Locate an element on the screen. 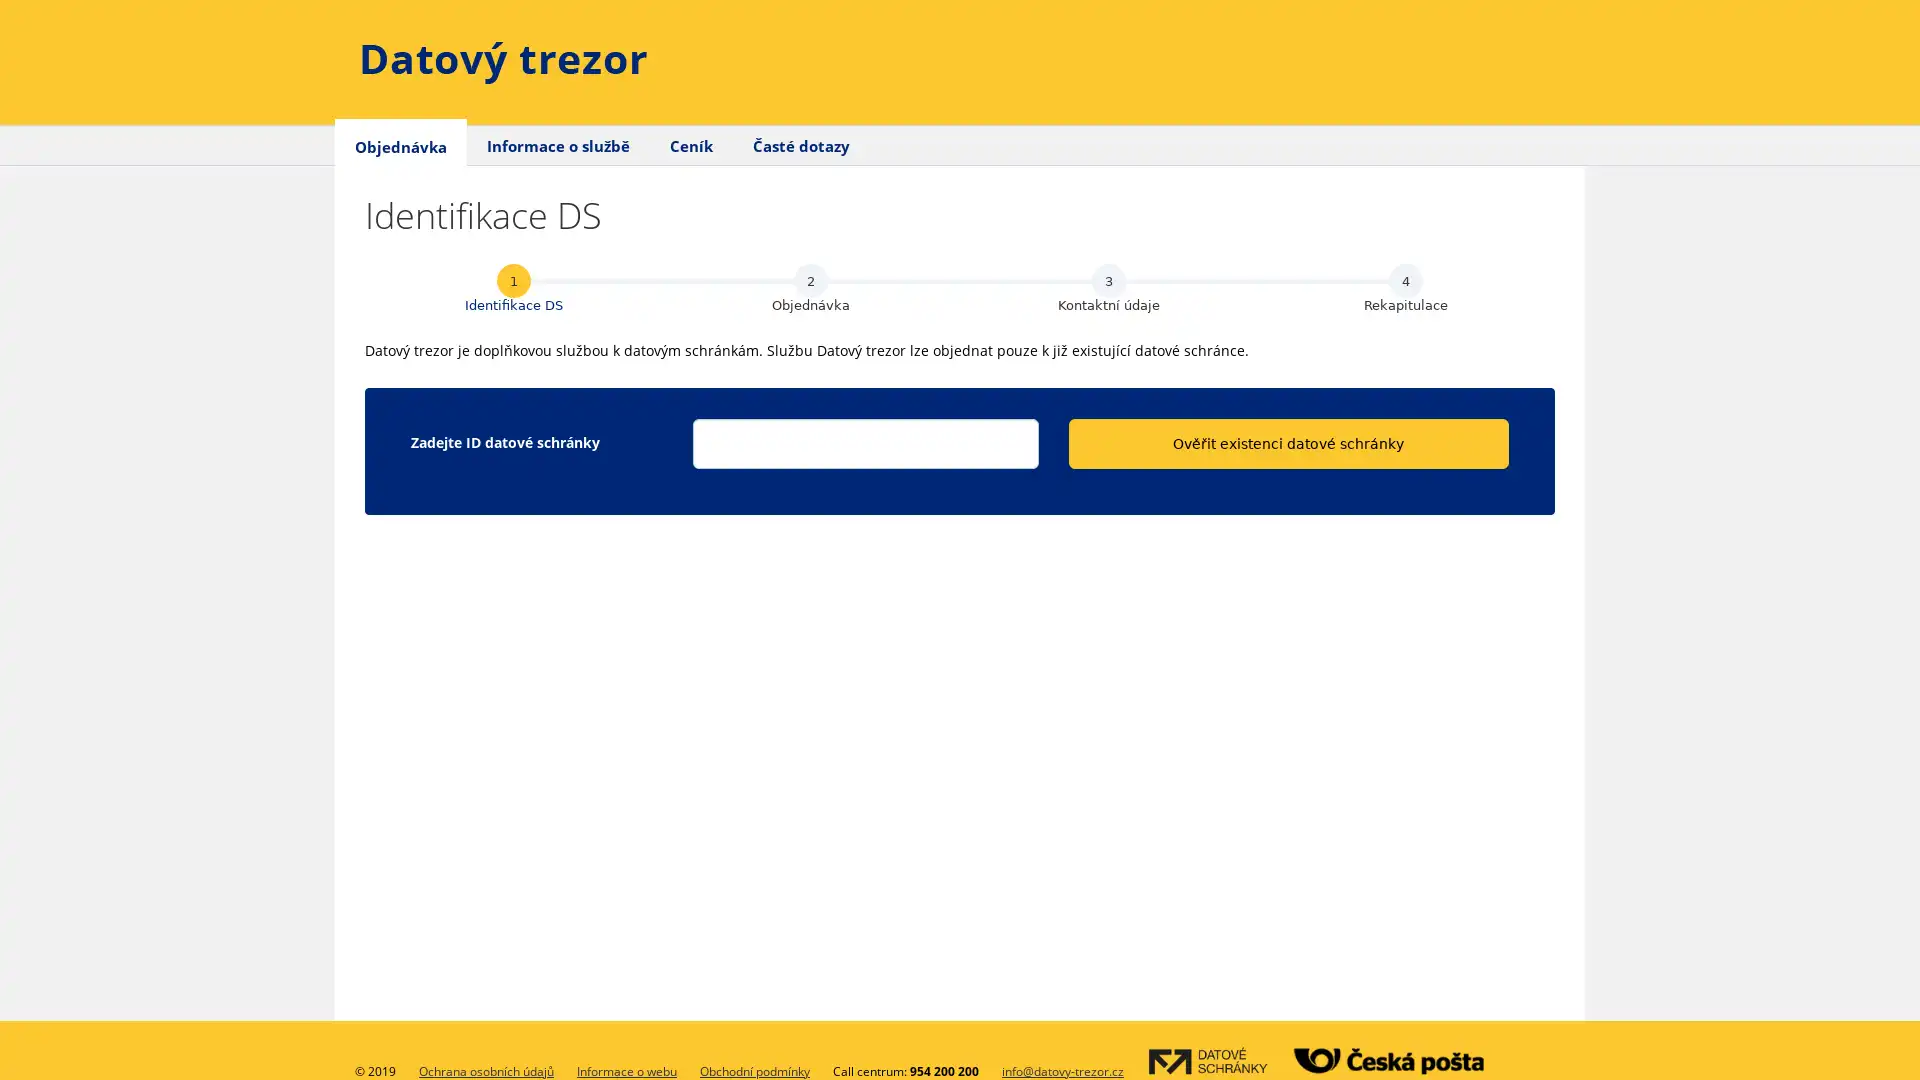  1 Identifikace DS is located at coordinates (513, 287).